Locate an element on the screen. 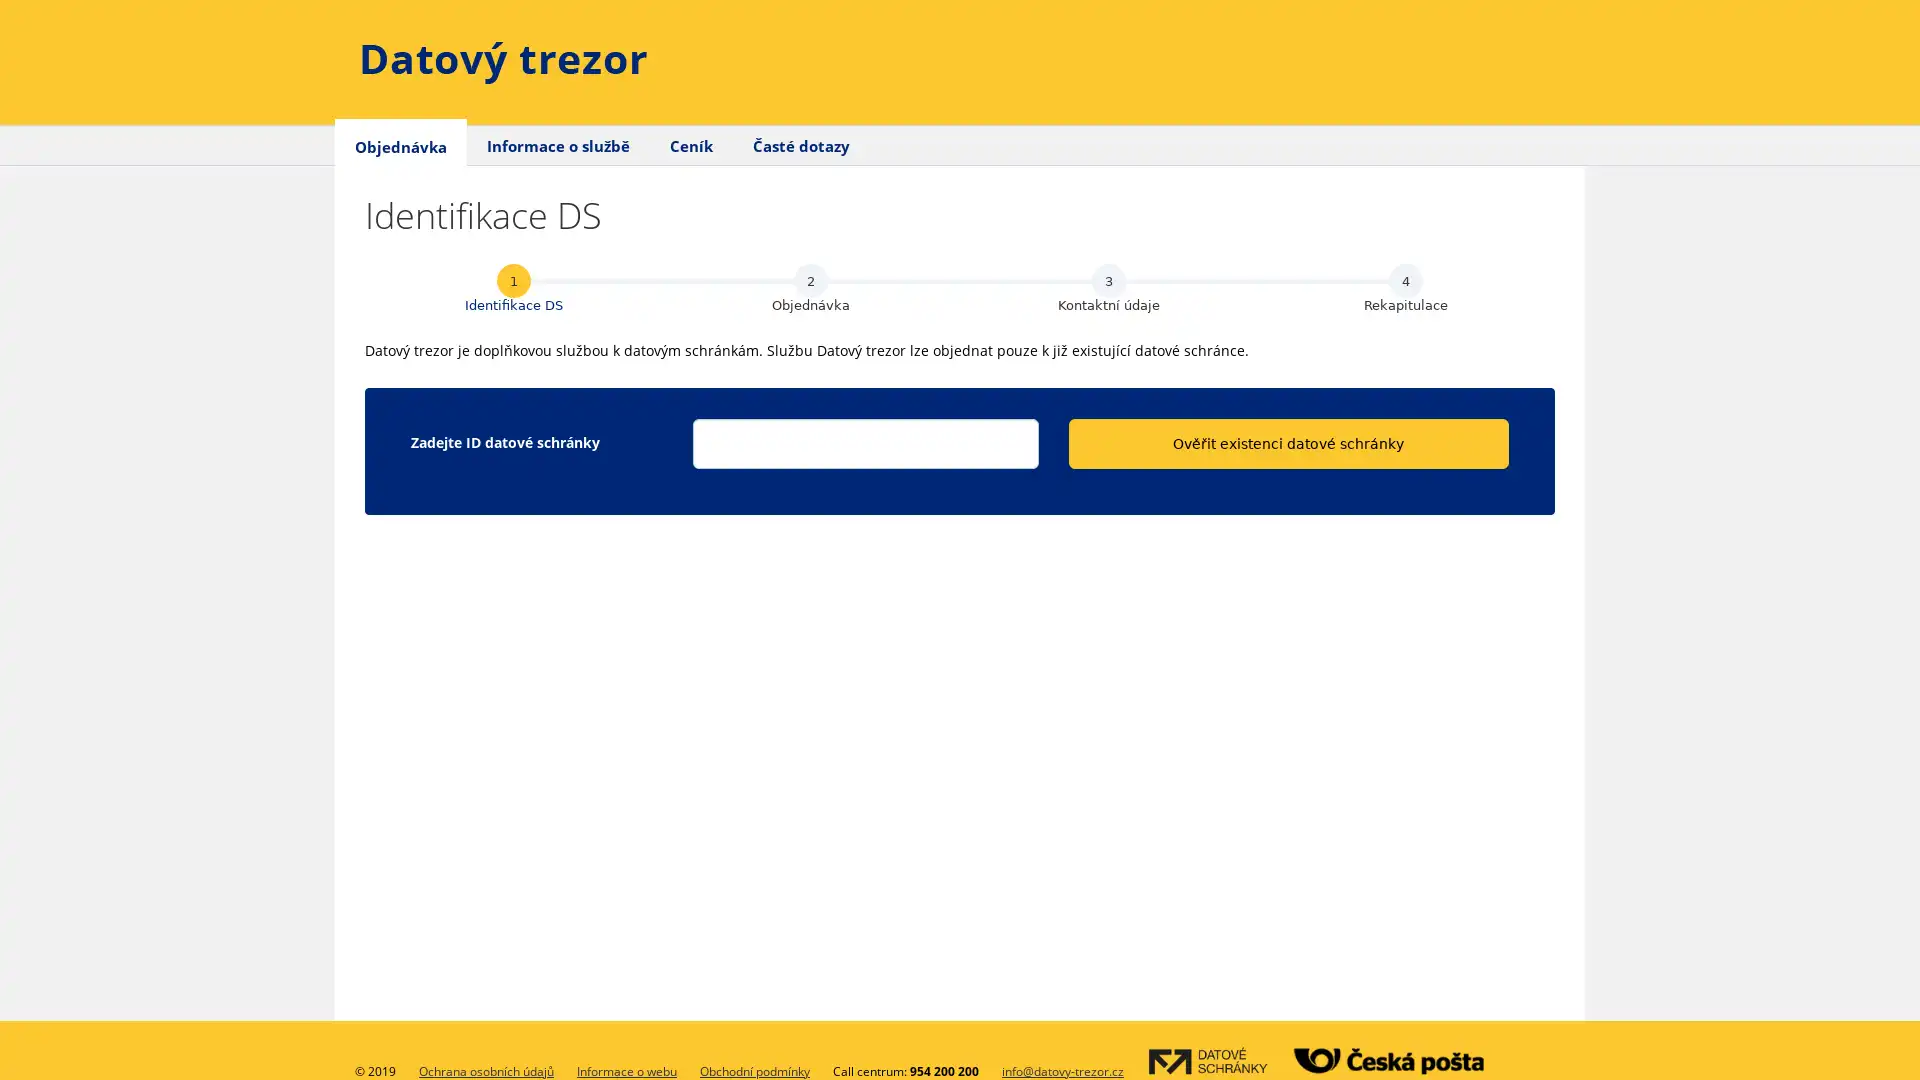  1 Identifikace DS is located at coordinates (513, 287).